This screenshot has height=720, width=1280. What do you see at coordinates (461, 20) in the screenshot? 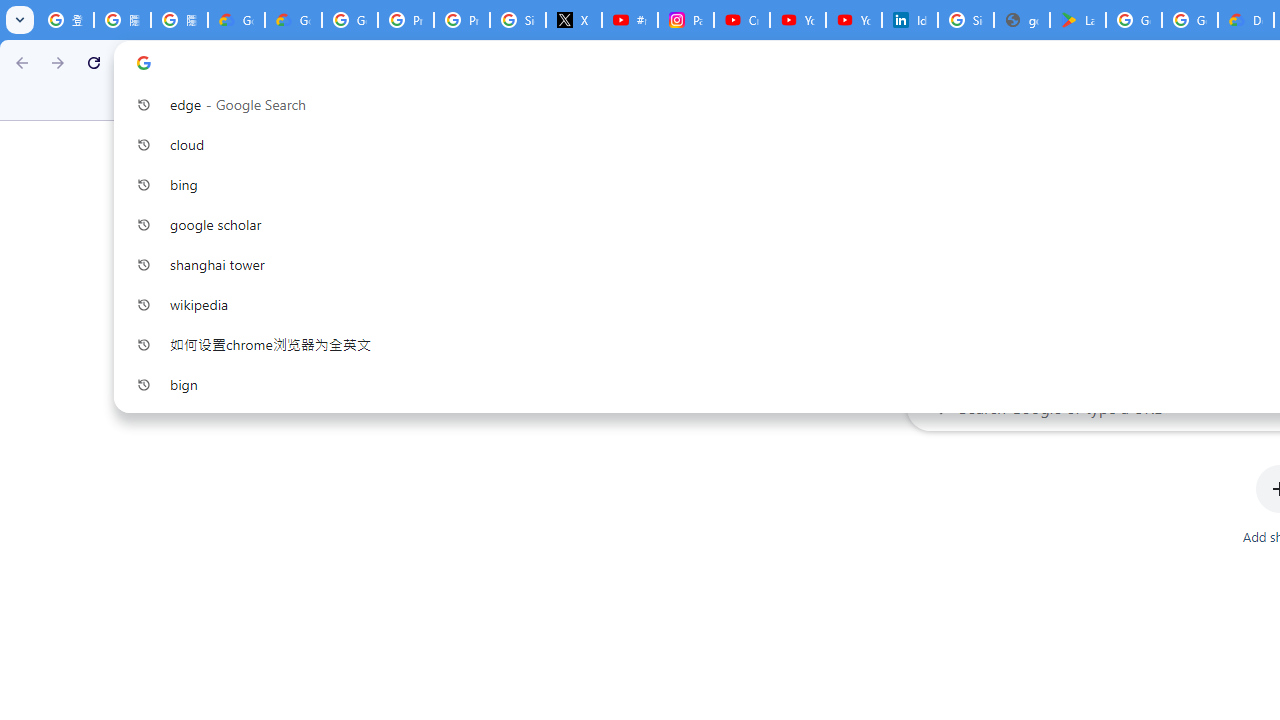
I see `'Privacy Help Center - Policies Help'` at bounding box center [461, 20].